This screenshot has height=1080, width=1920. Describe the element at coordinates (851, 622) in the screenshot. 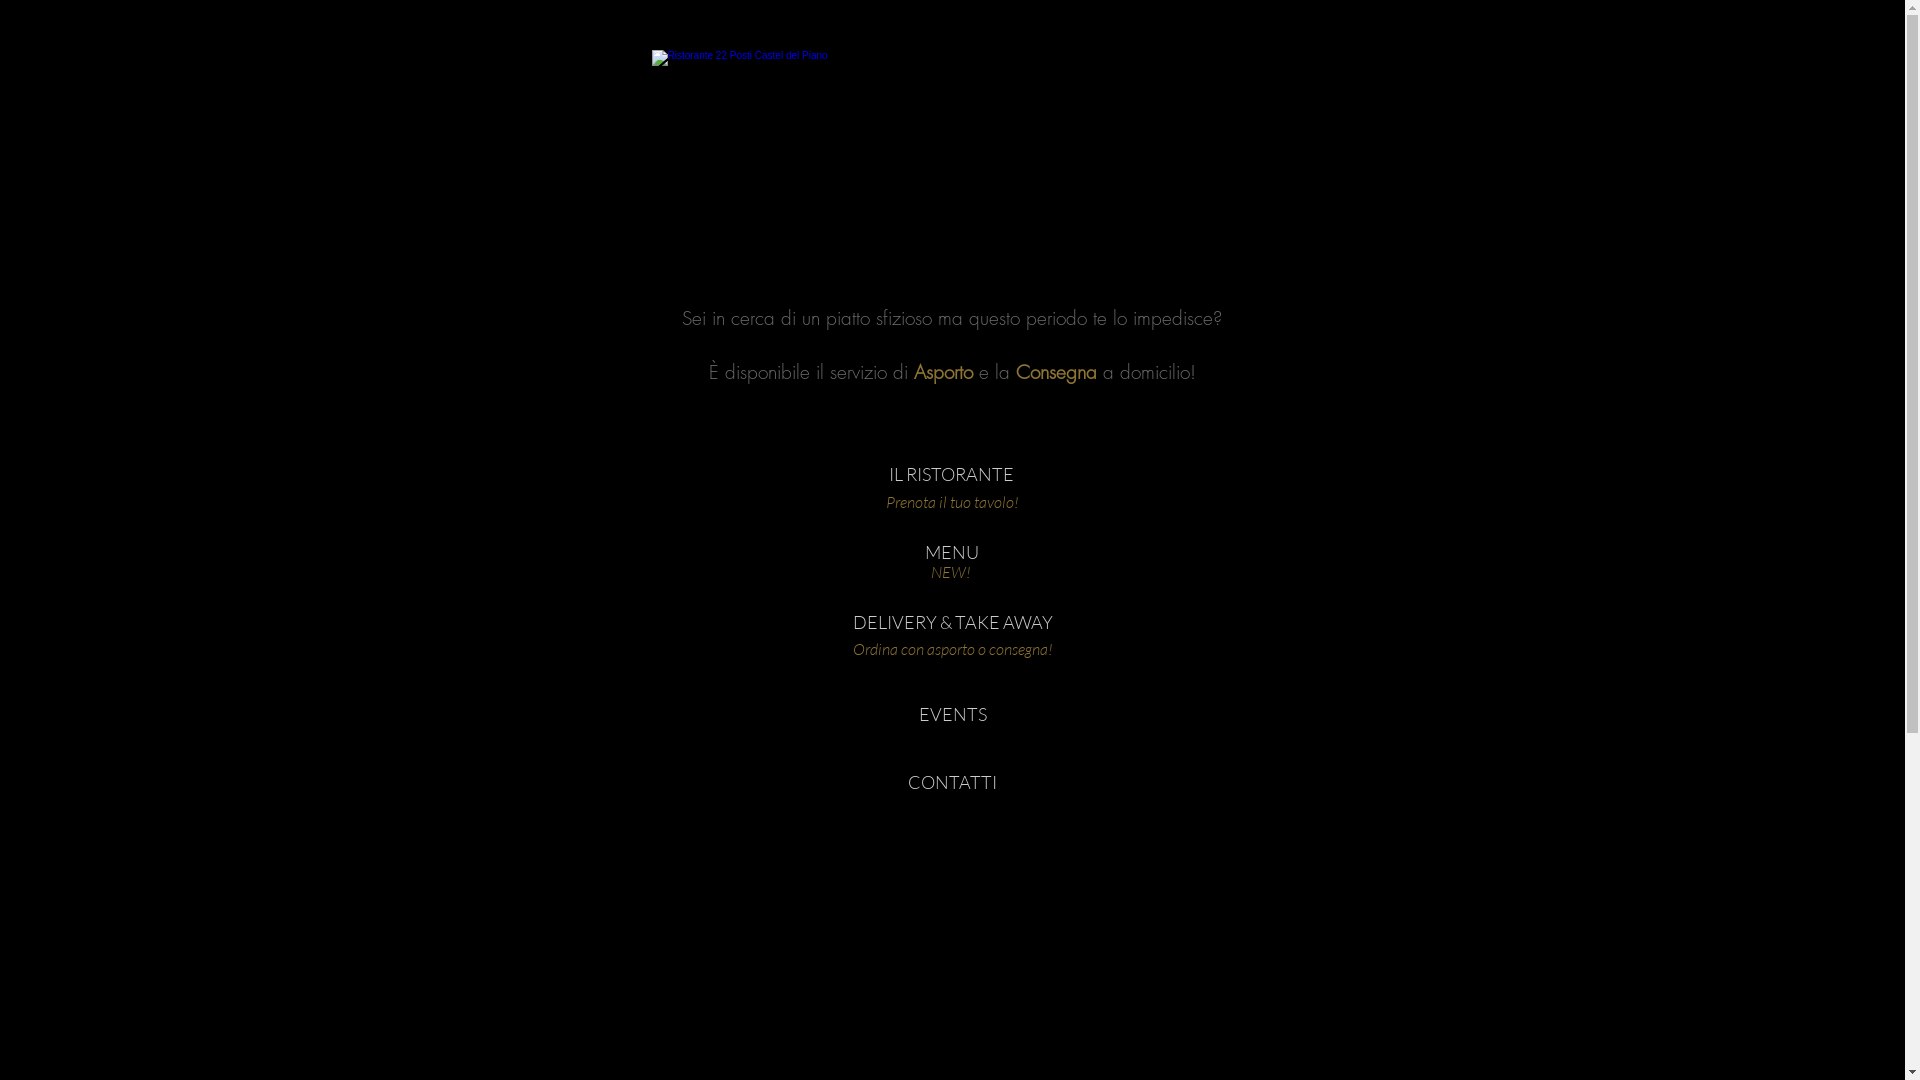

I see `'DELIVERY & TAKE AWAY'` at that location.